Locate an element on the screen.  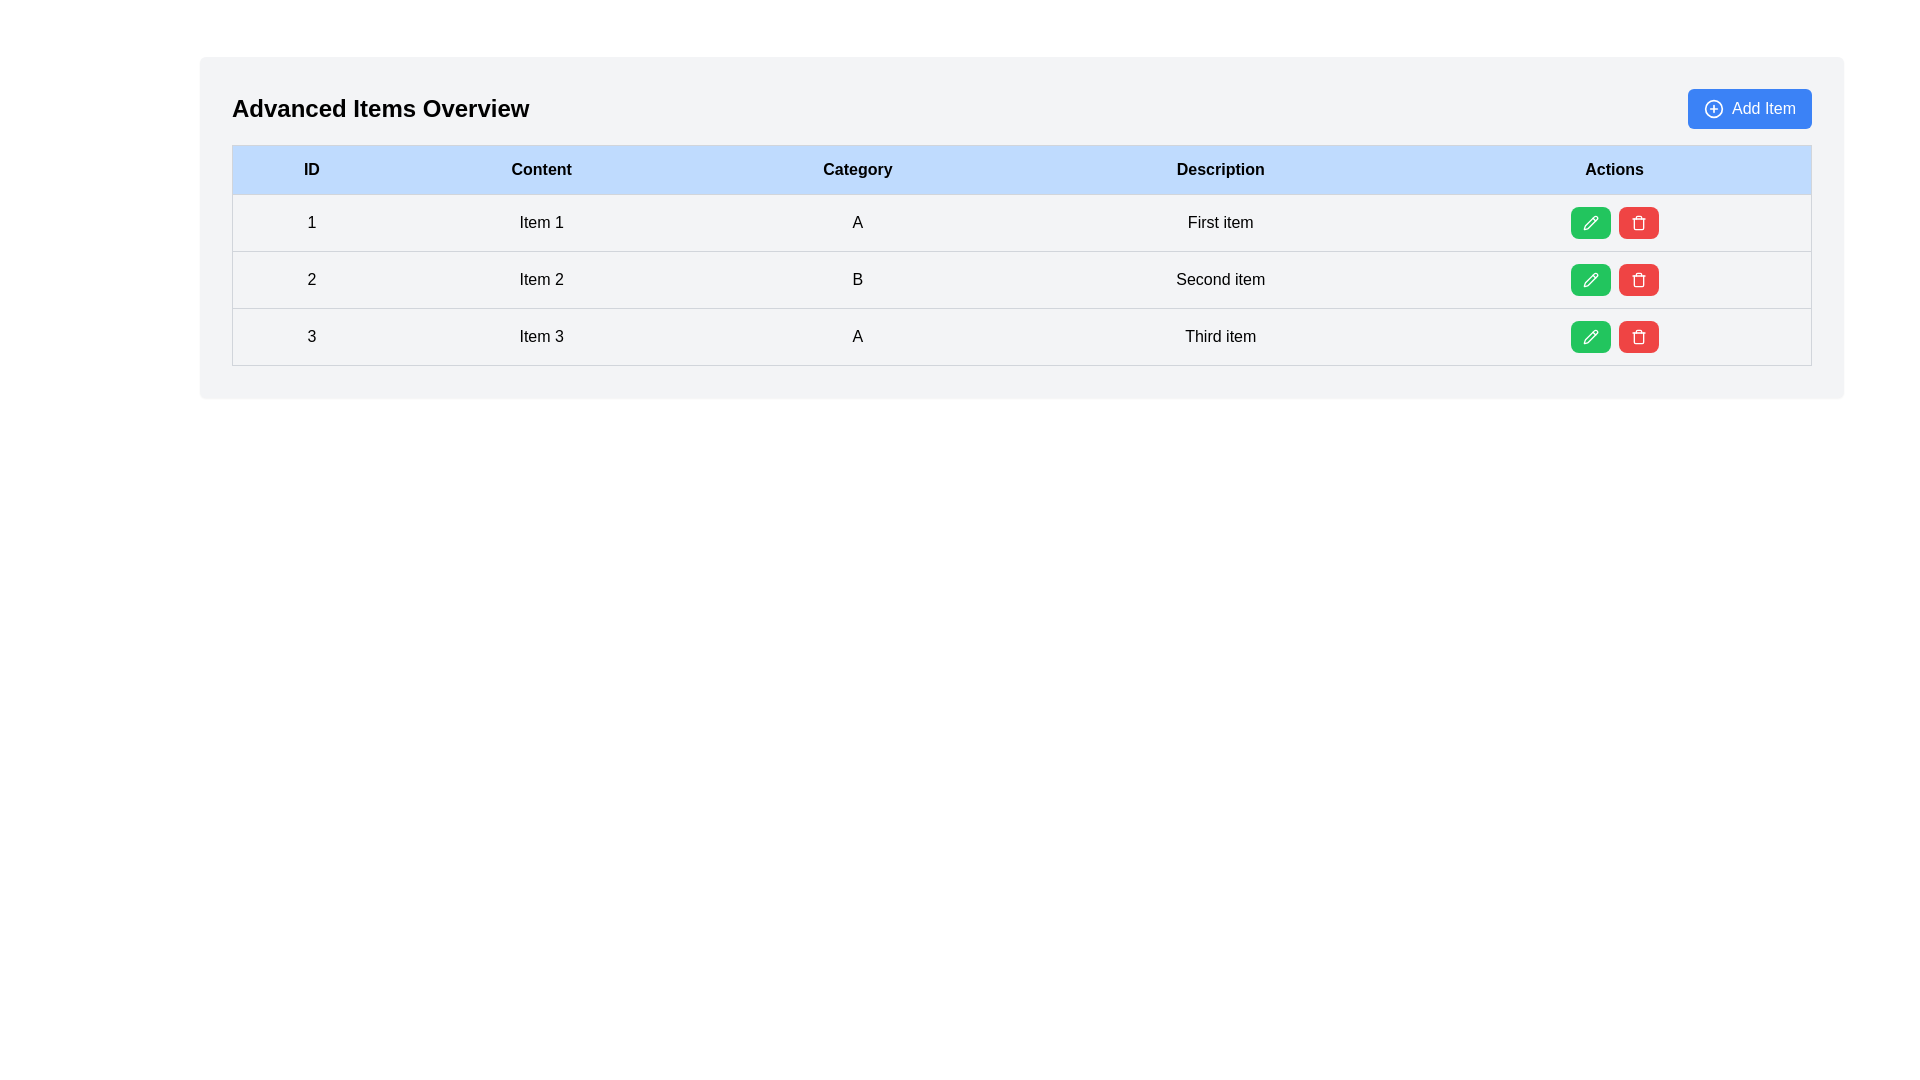
the second segment of the trash icon located in the 'Actions' column of the third row in the table is located at coordinates (1638, 281).